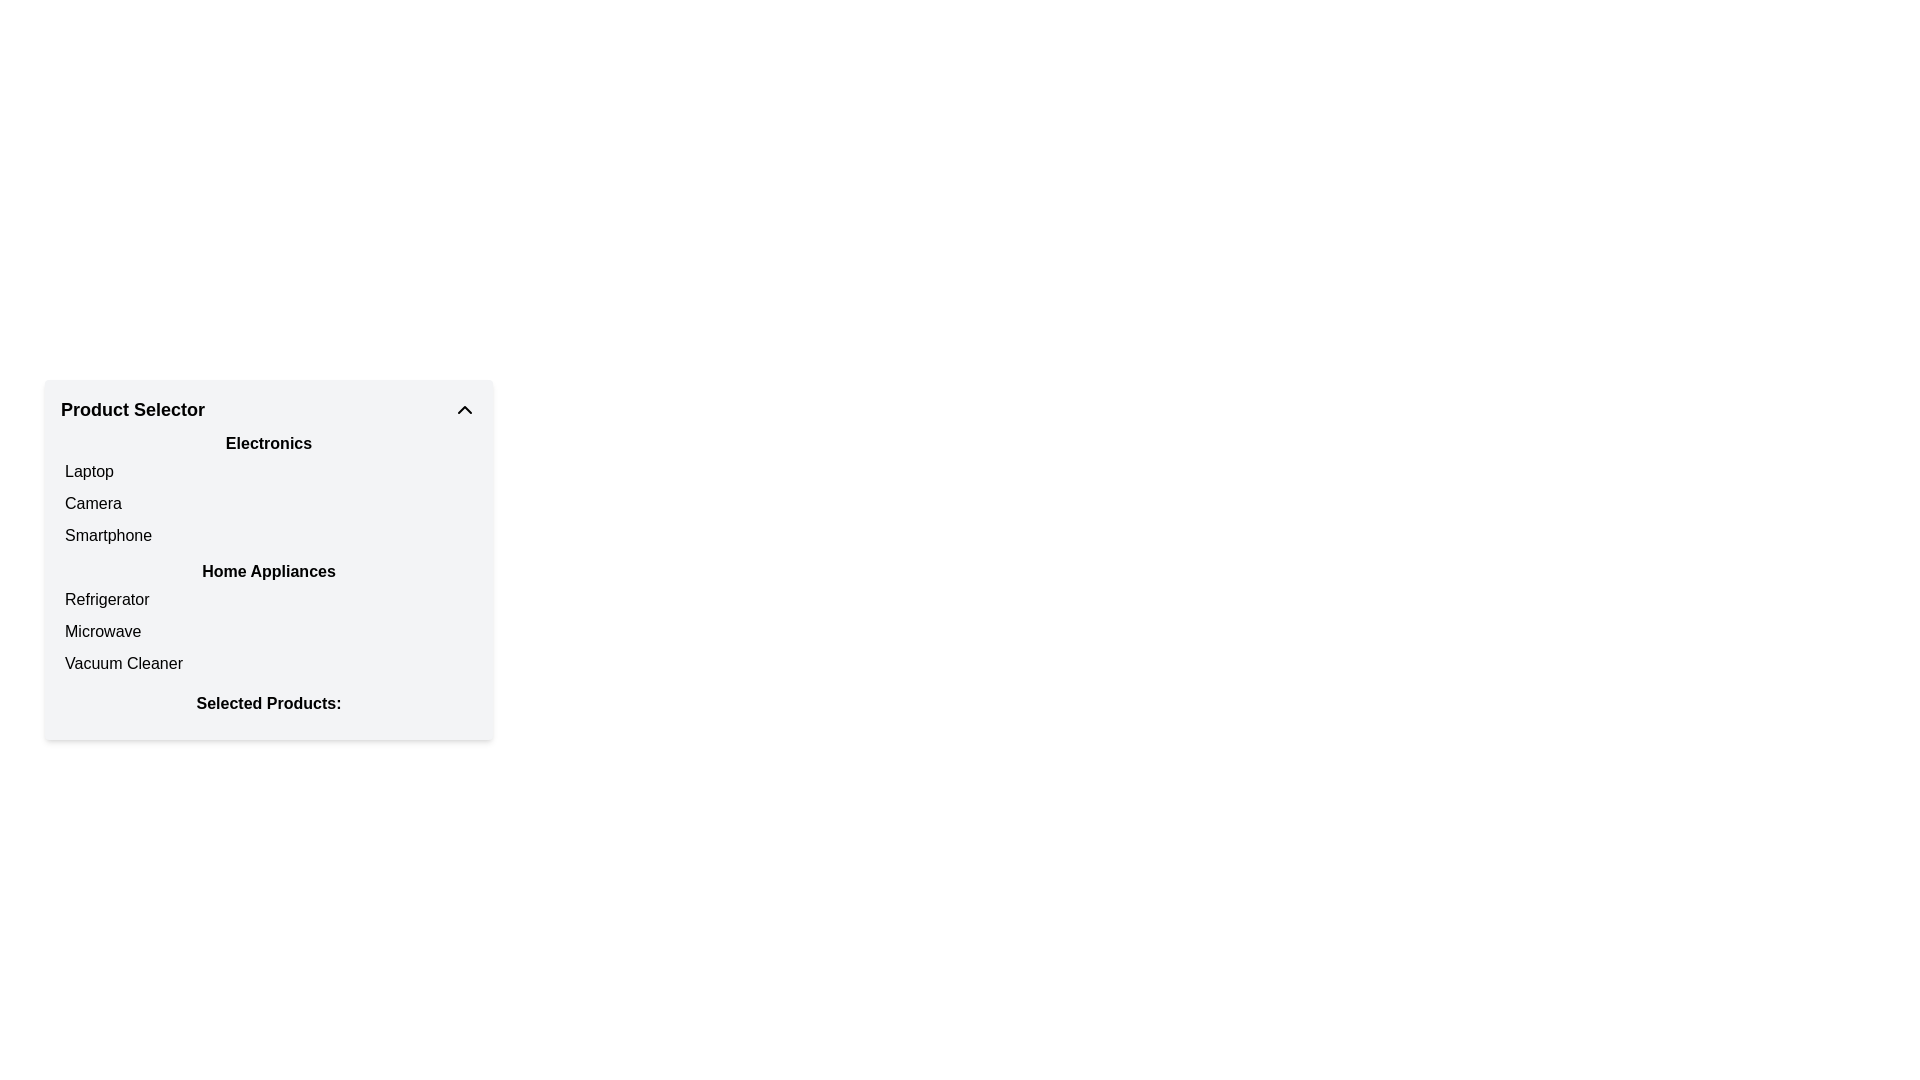 The width and height of the screenshot is (1920, 1080). I want to click on the triangular 'chevron up' icon button located at the top-right corner of the 'Product Selector' section, so click(464, 408).